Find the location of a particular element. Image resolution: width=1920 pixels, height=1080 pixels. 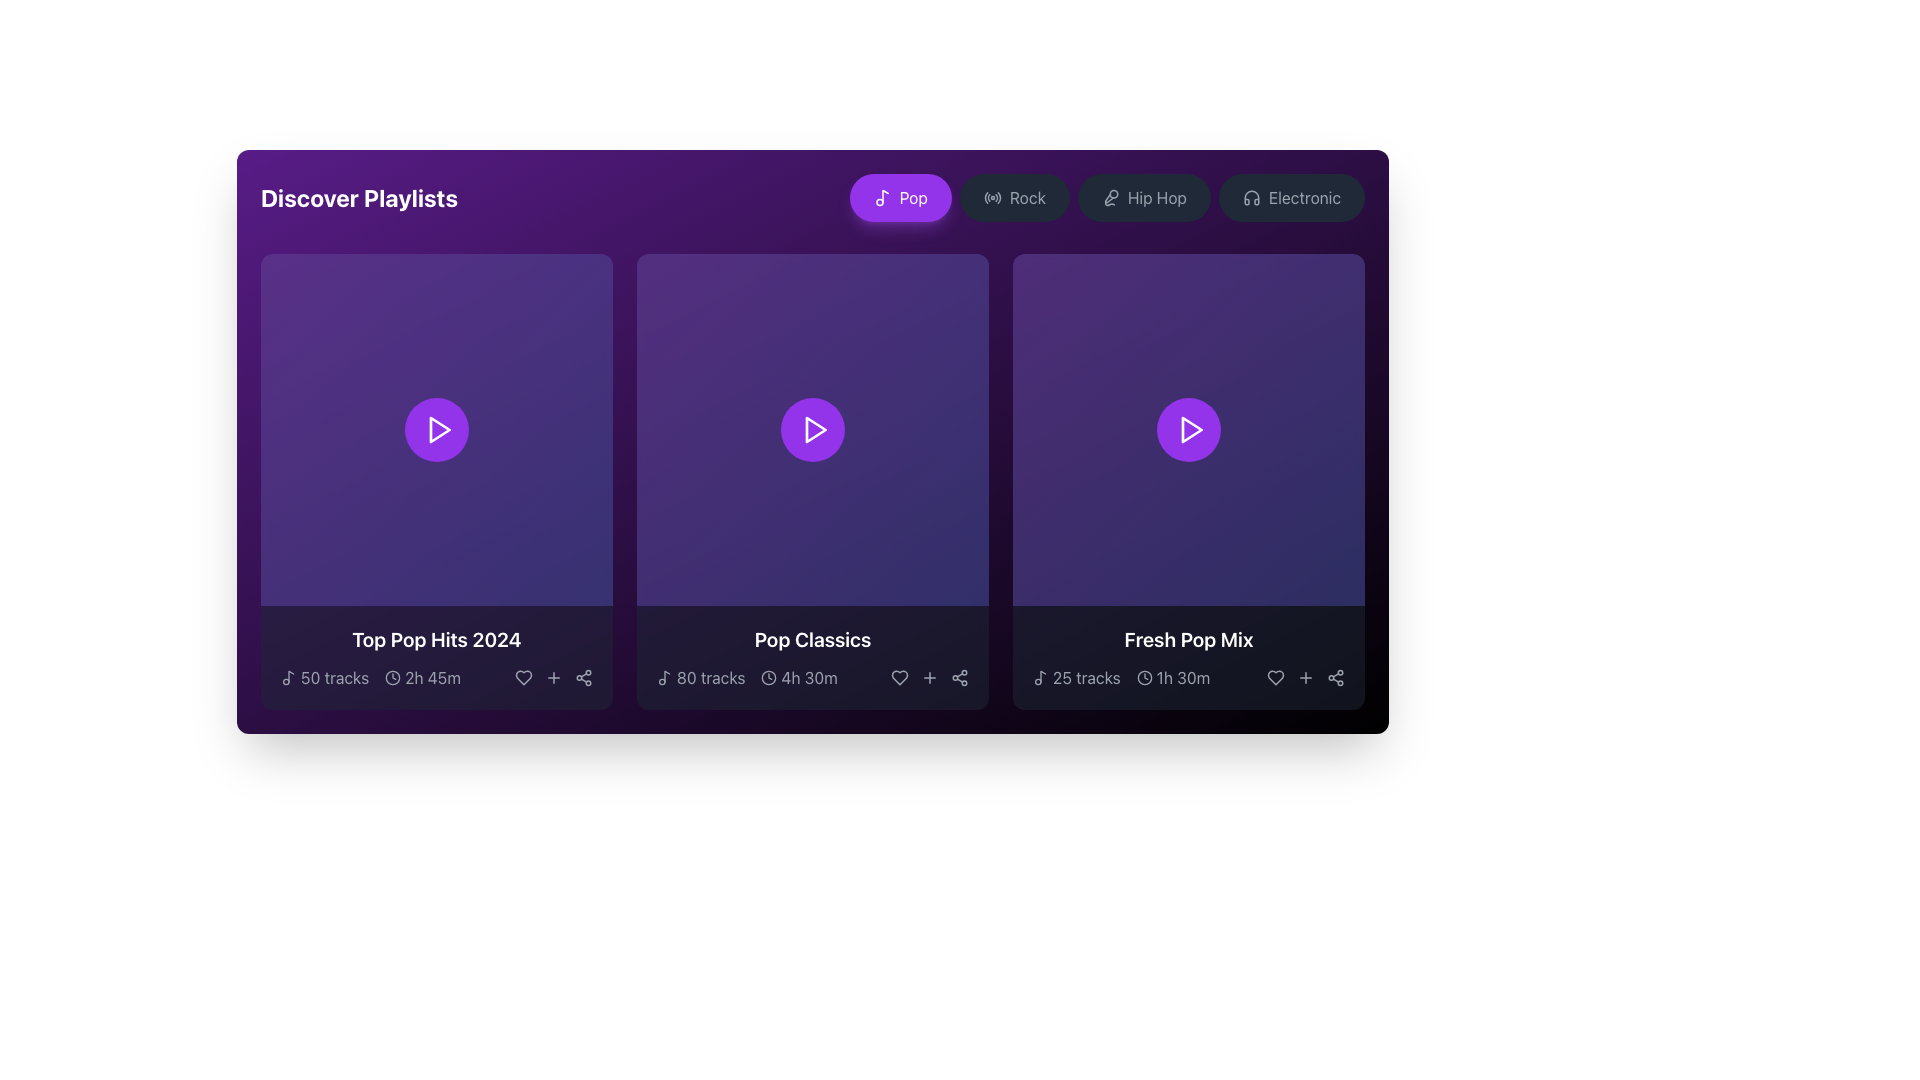

textual information display showing '80 tracks' and '4h 30m' located below the title 'Pop Classics', between the music note and clock icons is located at coordinates (812, 677).